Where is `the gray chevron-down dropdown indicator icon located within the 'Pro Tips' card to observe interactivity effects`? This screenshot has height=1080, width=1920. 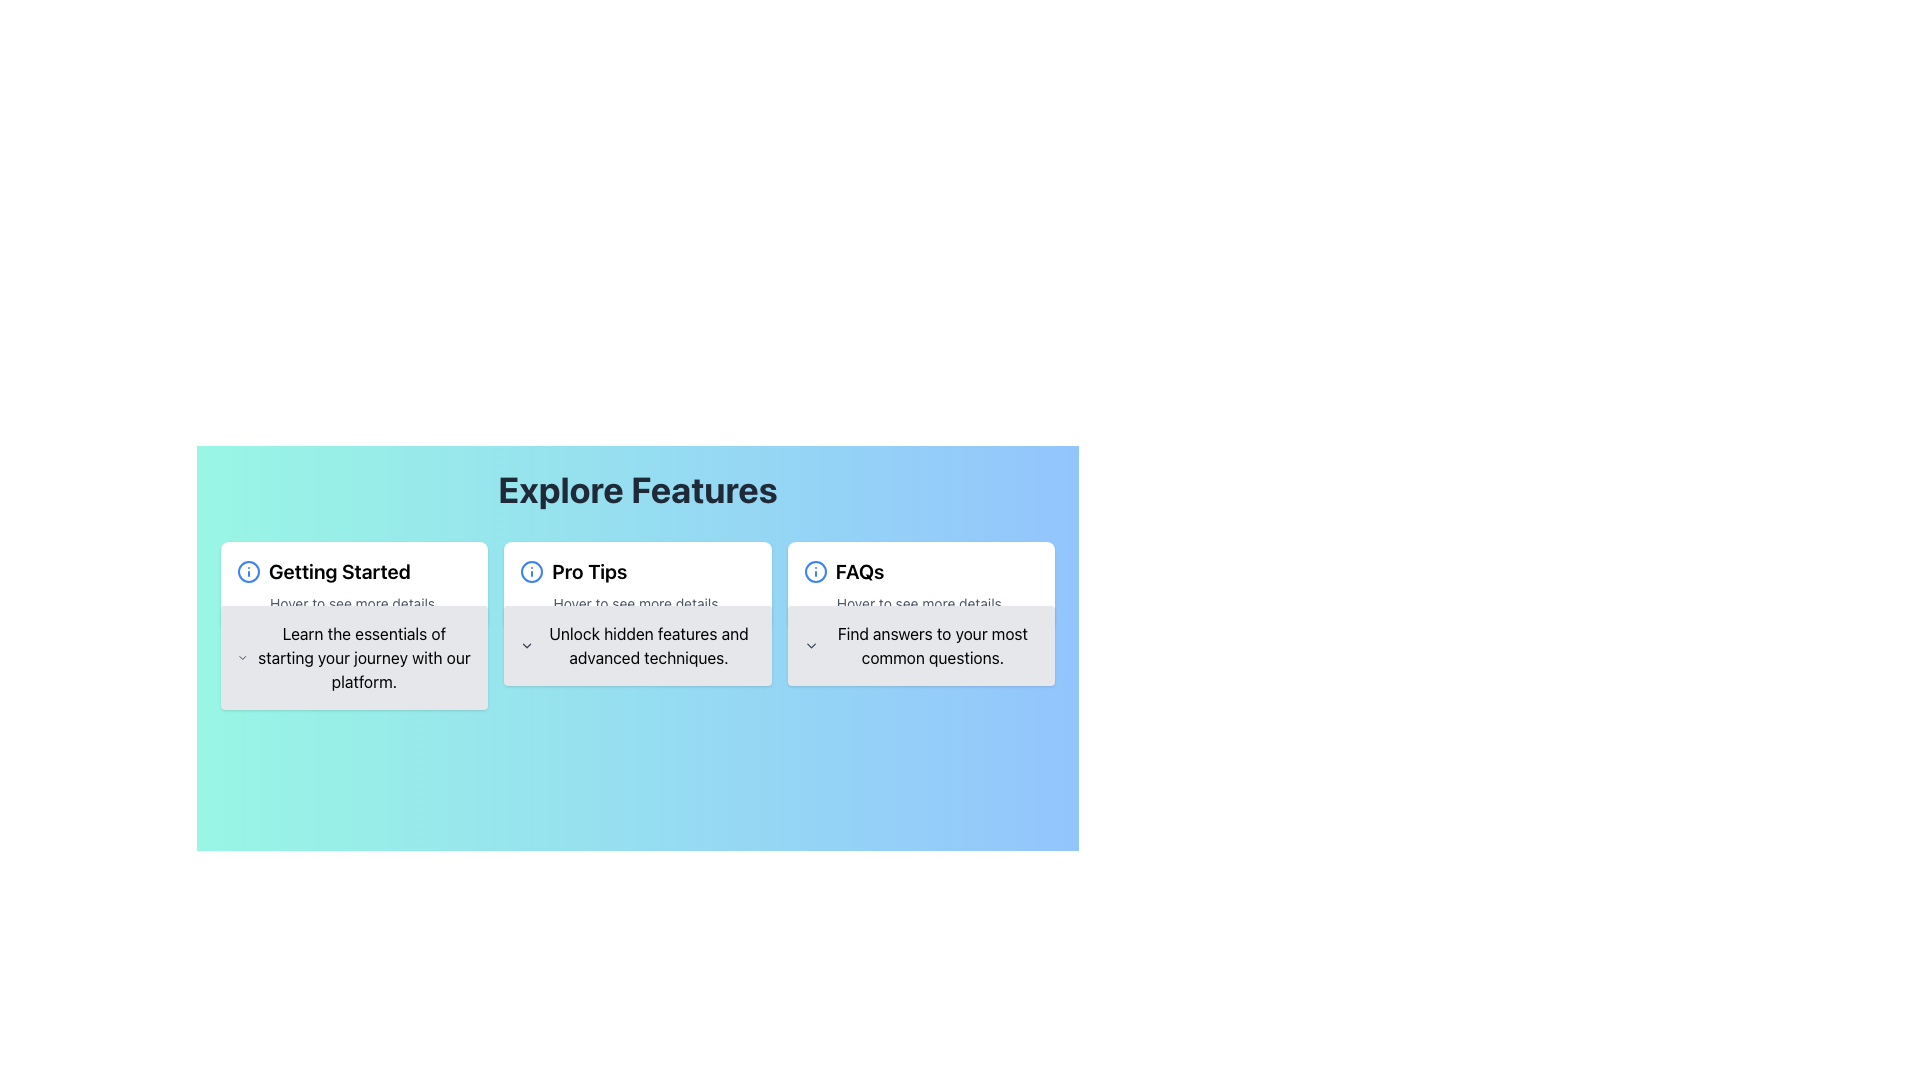 the gray chevron-down dropdown indicator icon located within the 'Pro Tips' card to observe interactivity effects is located at coordinates (527, 645).